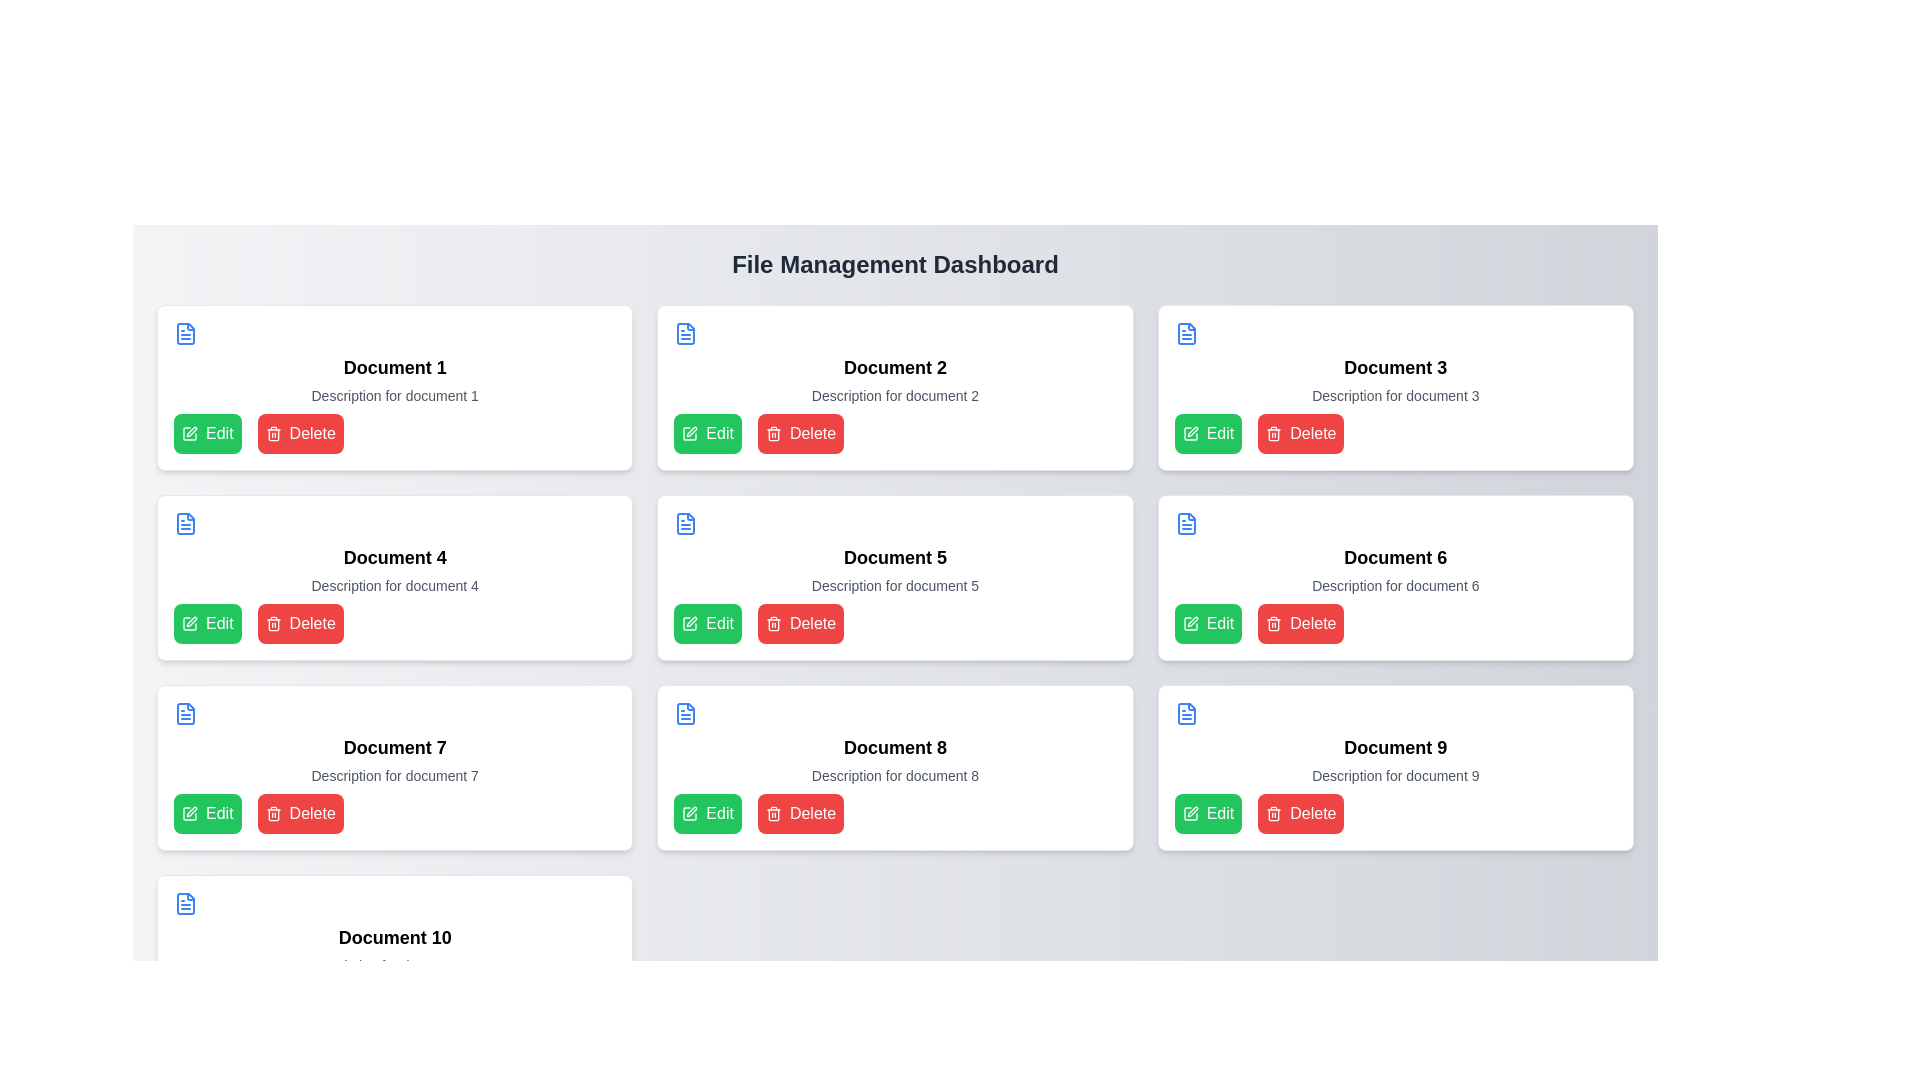 This screenshot has width=1920, height=1080. Describe the element at coordinates (1207, 813) in the screenshot. I see `the left button under the document-specific information panel for 'Document 9'` at that location.